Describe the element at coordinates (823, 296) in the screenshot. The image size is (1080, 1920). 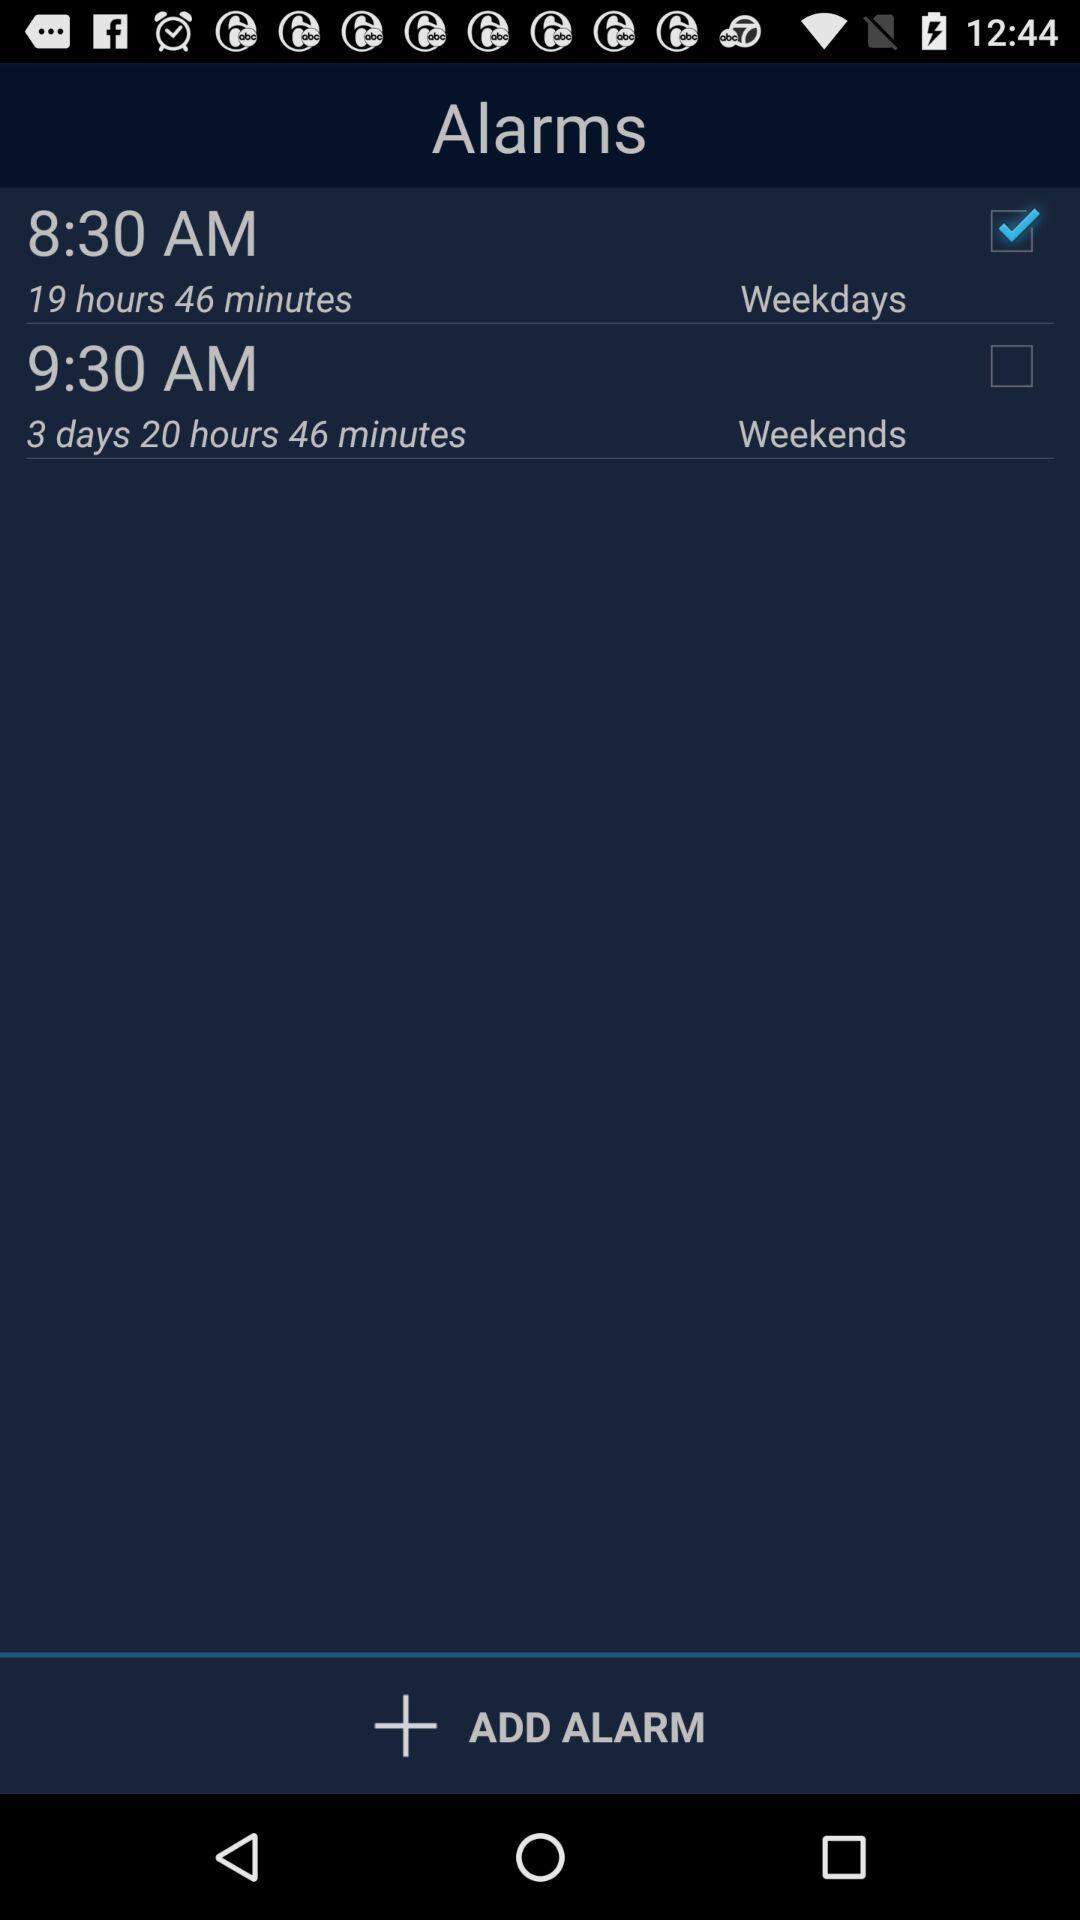
I see `the weekdays item` at that location.